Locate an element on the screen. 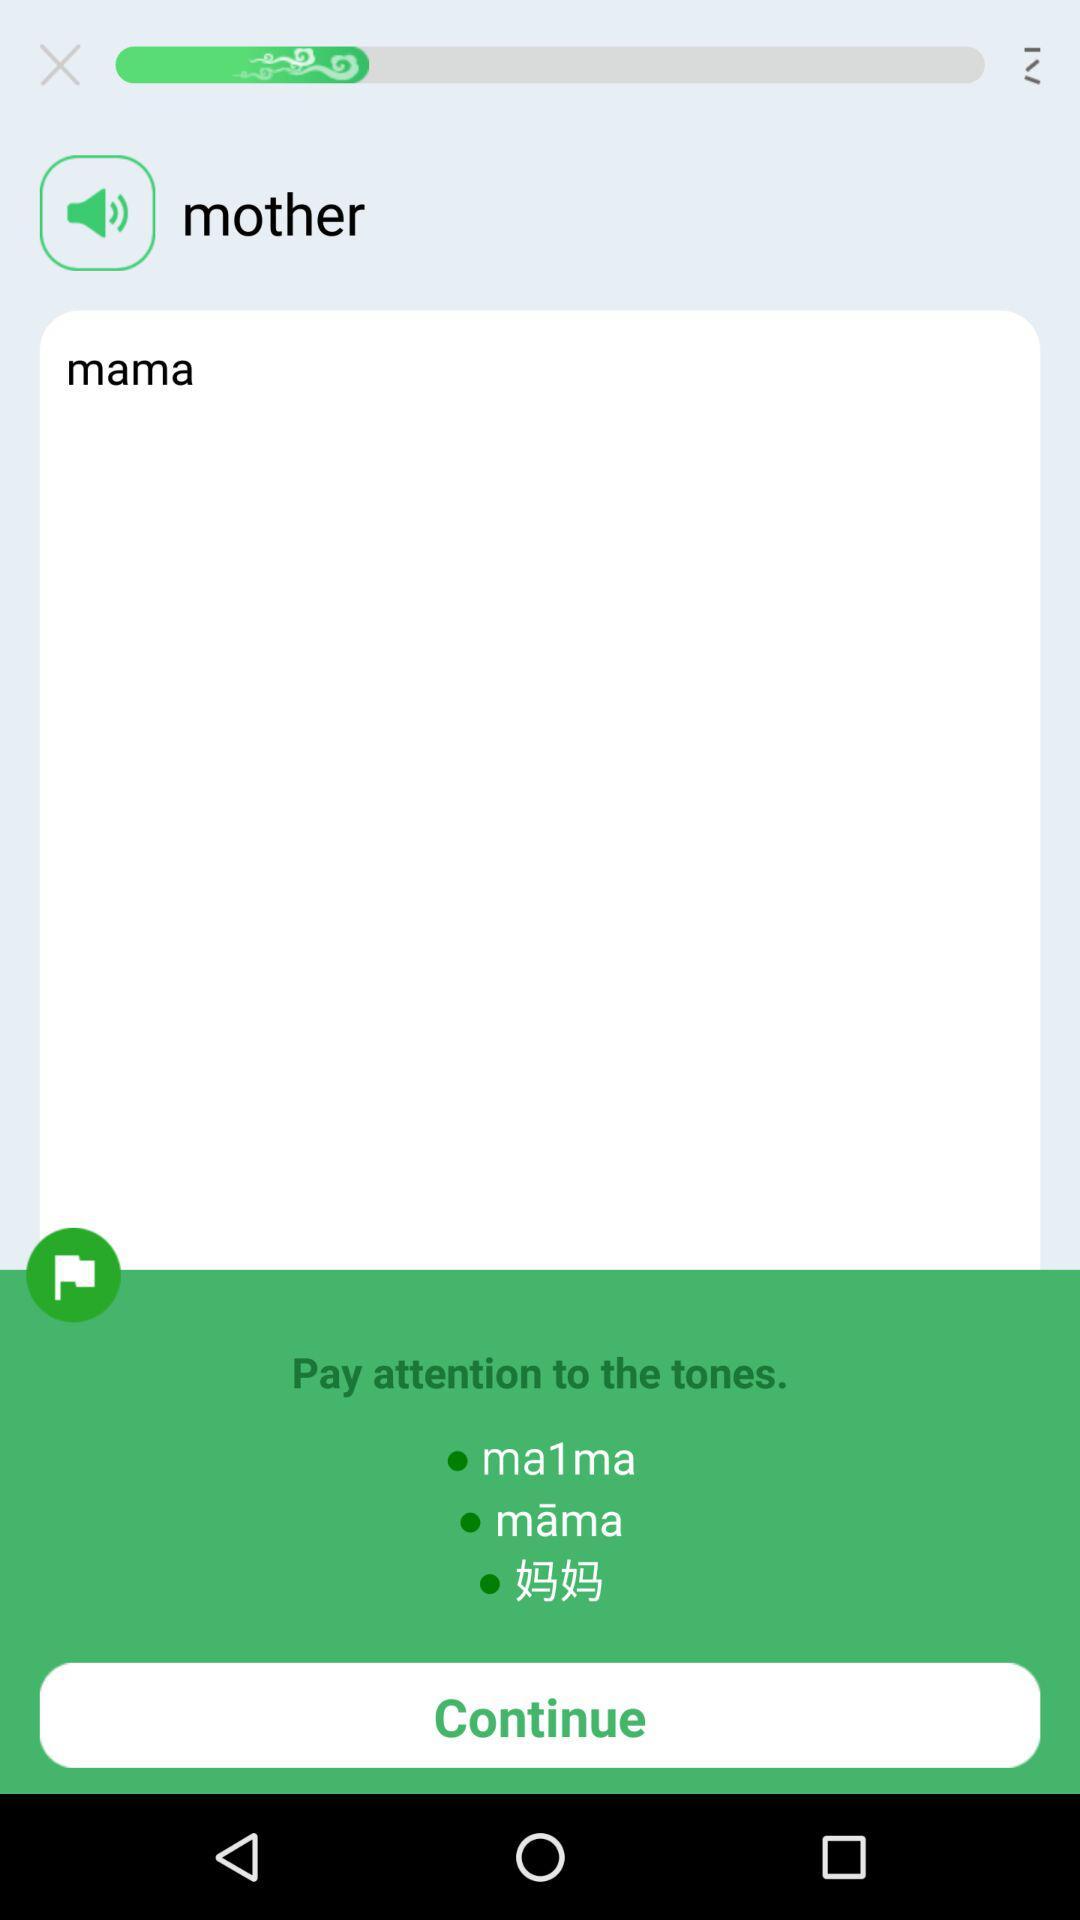 The width and height of the screenshot is (1080, 1920). the volume icon is located at coordinates (97, 227).